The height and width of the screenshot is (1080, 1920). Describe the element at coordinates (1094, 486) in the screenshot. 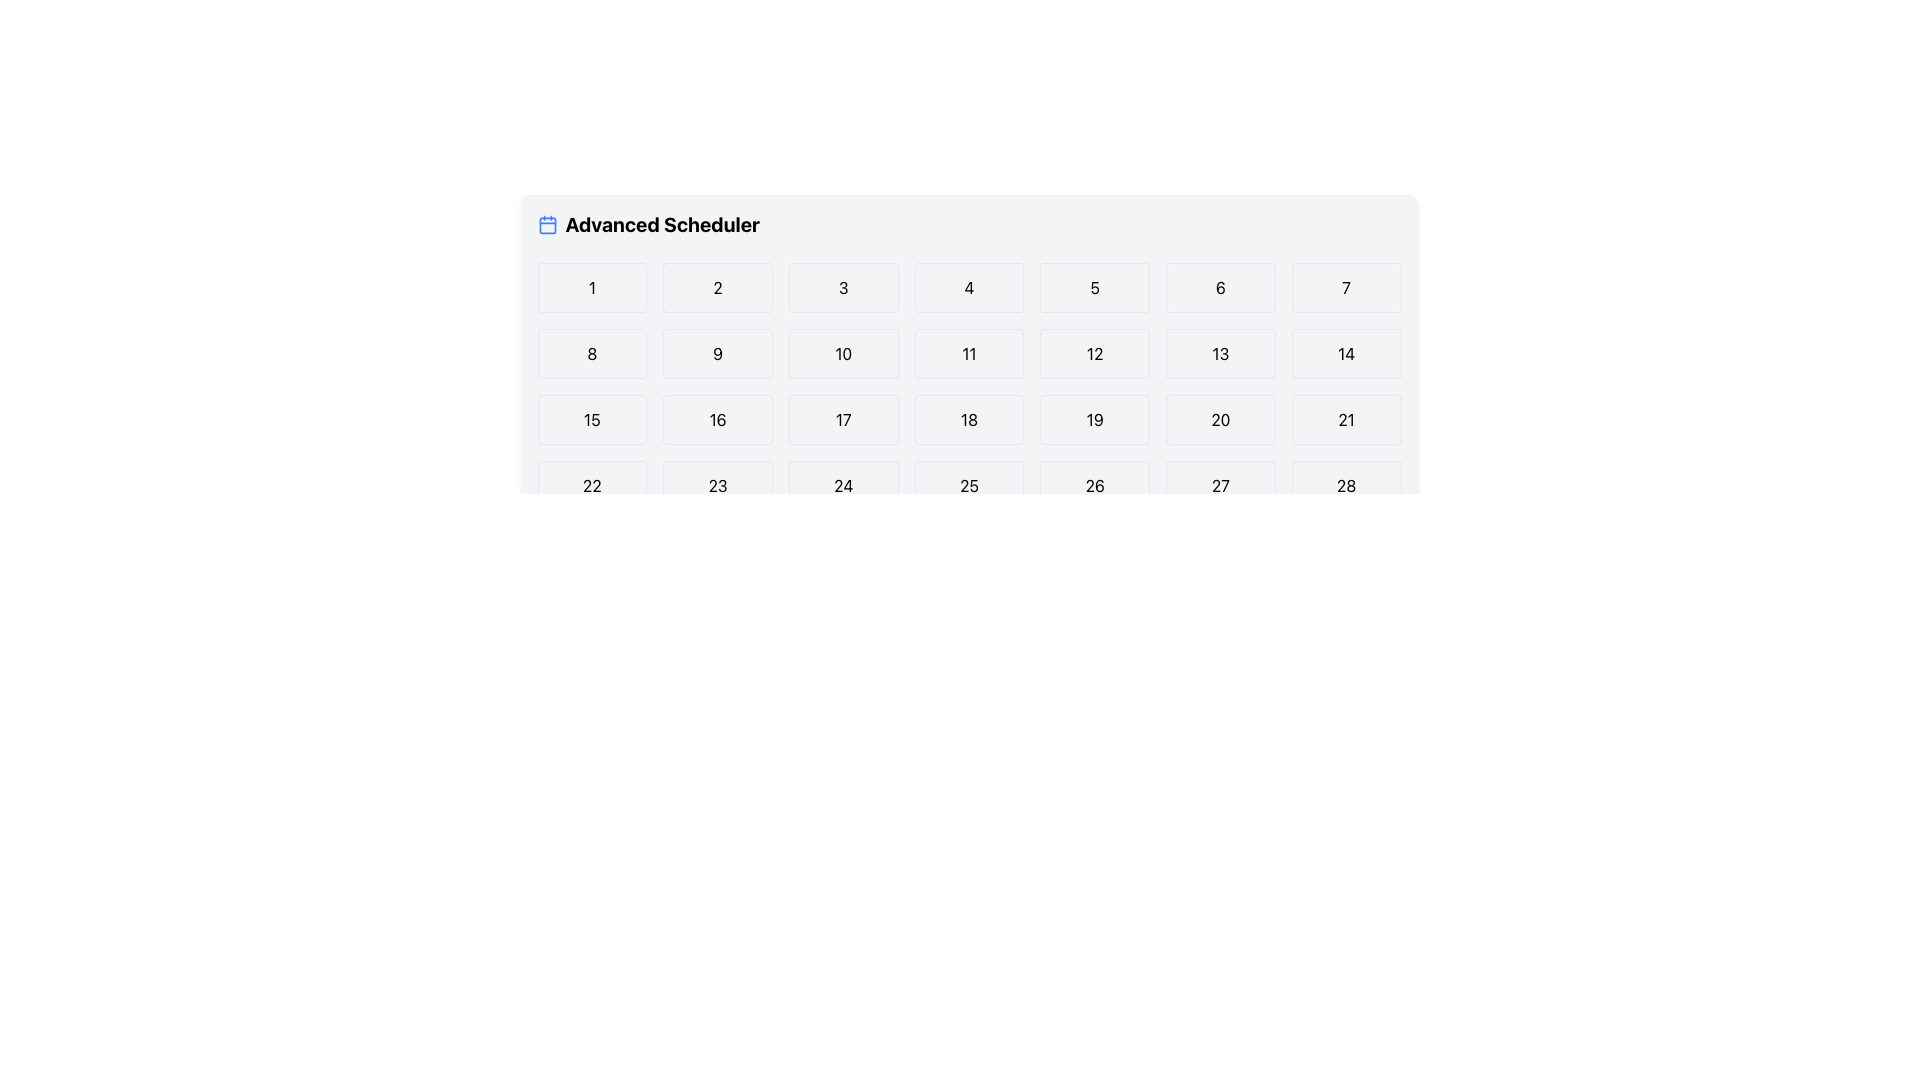

I see `the button displaying the number '26'` at that location.